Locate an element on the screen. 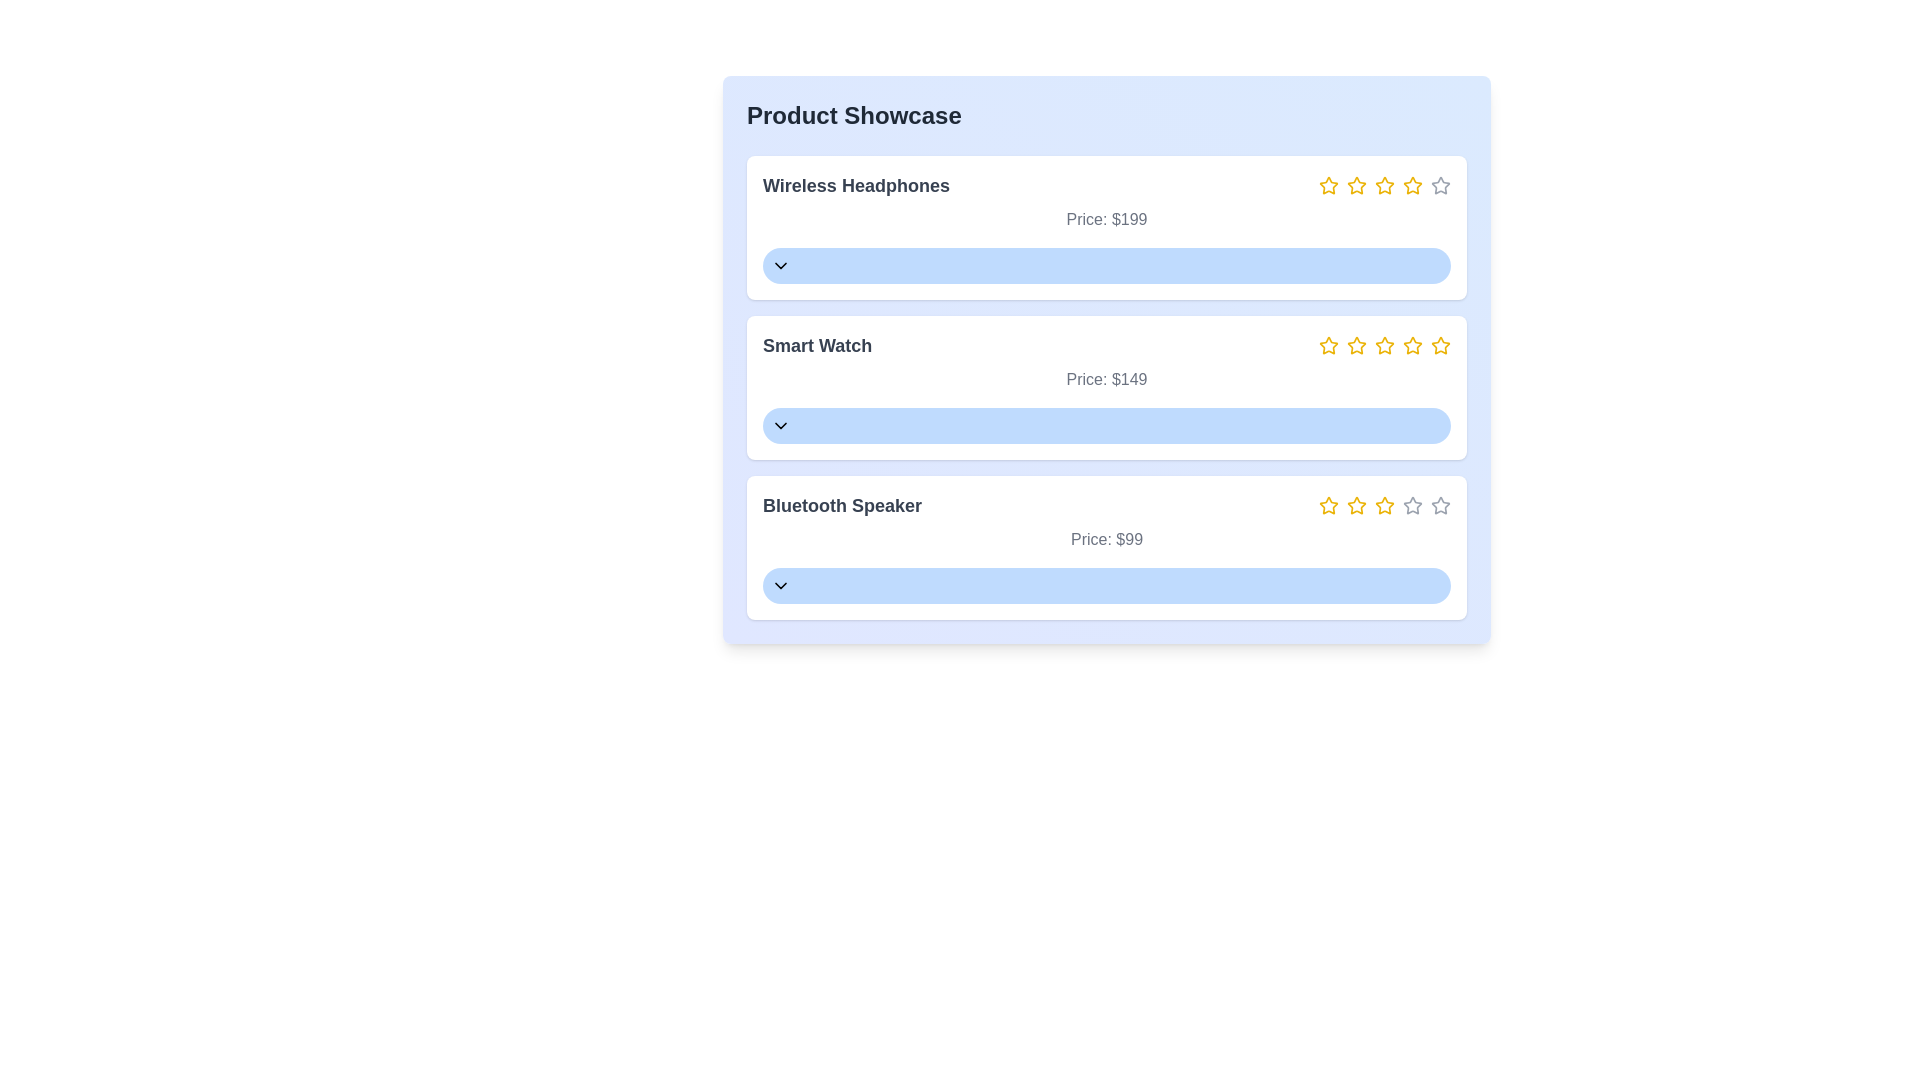 The width and height of the screenshot is (1920, 1080). the fifth yellow star icon in the product rating system for 'Smart Watch' is located at coordinates (1411, 345).